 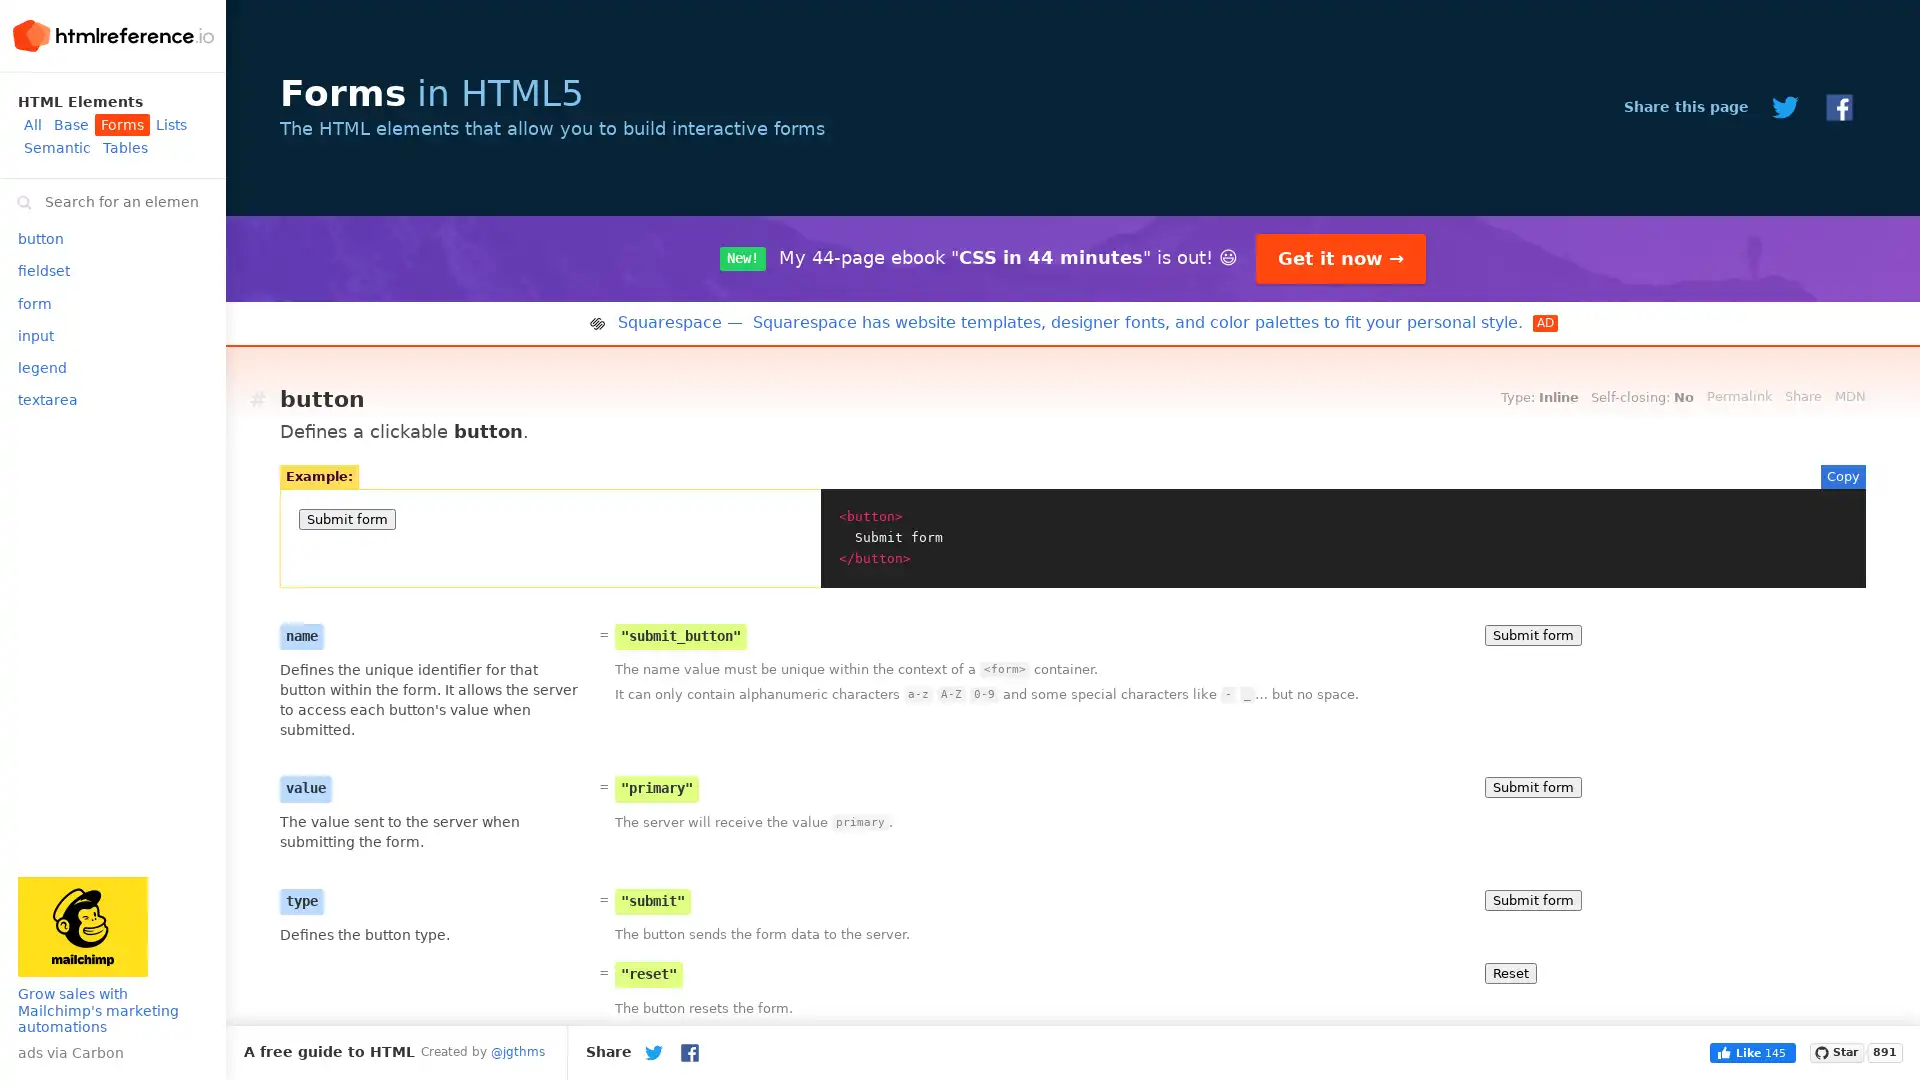 I want to click on Submit form, so click(x=1532, y=634).